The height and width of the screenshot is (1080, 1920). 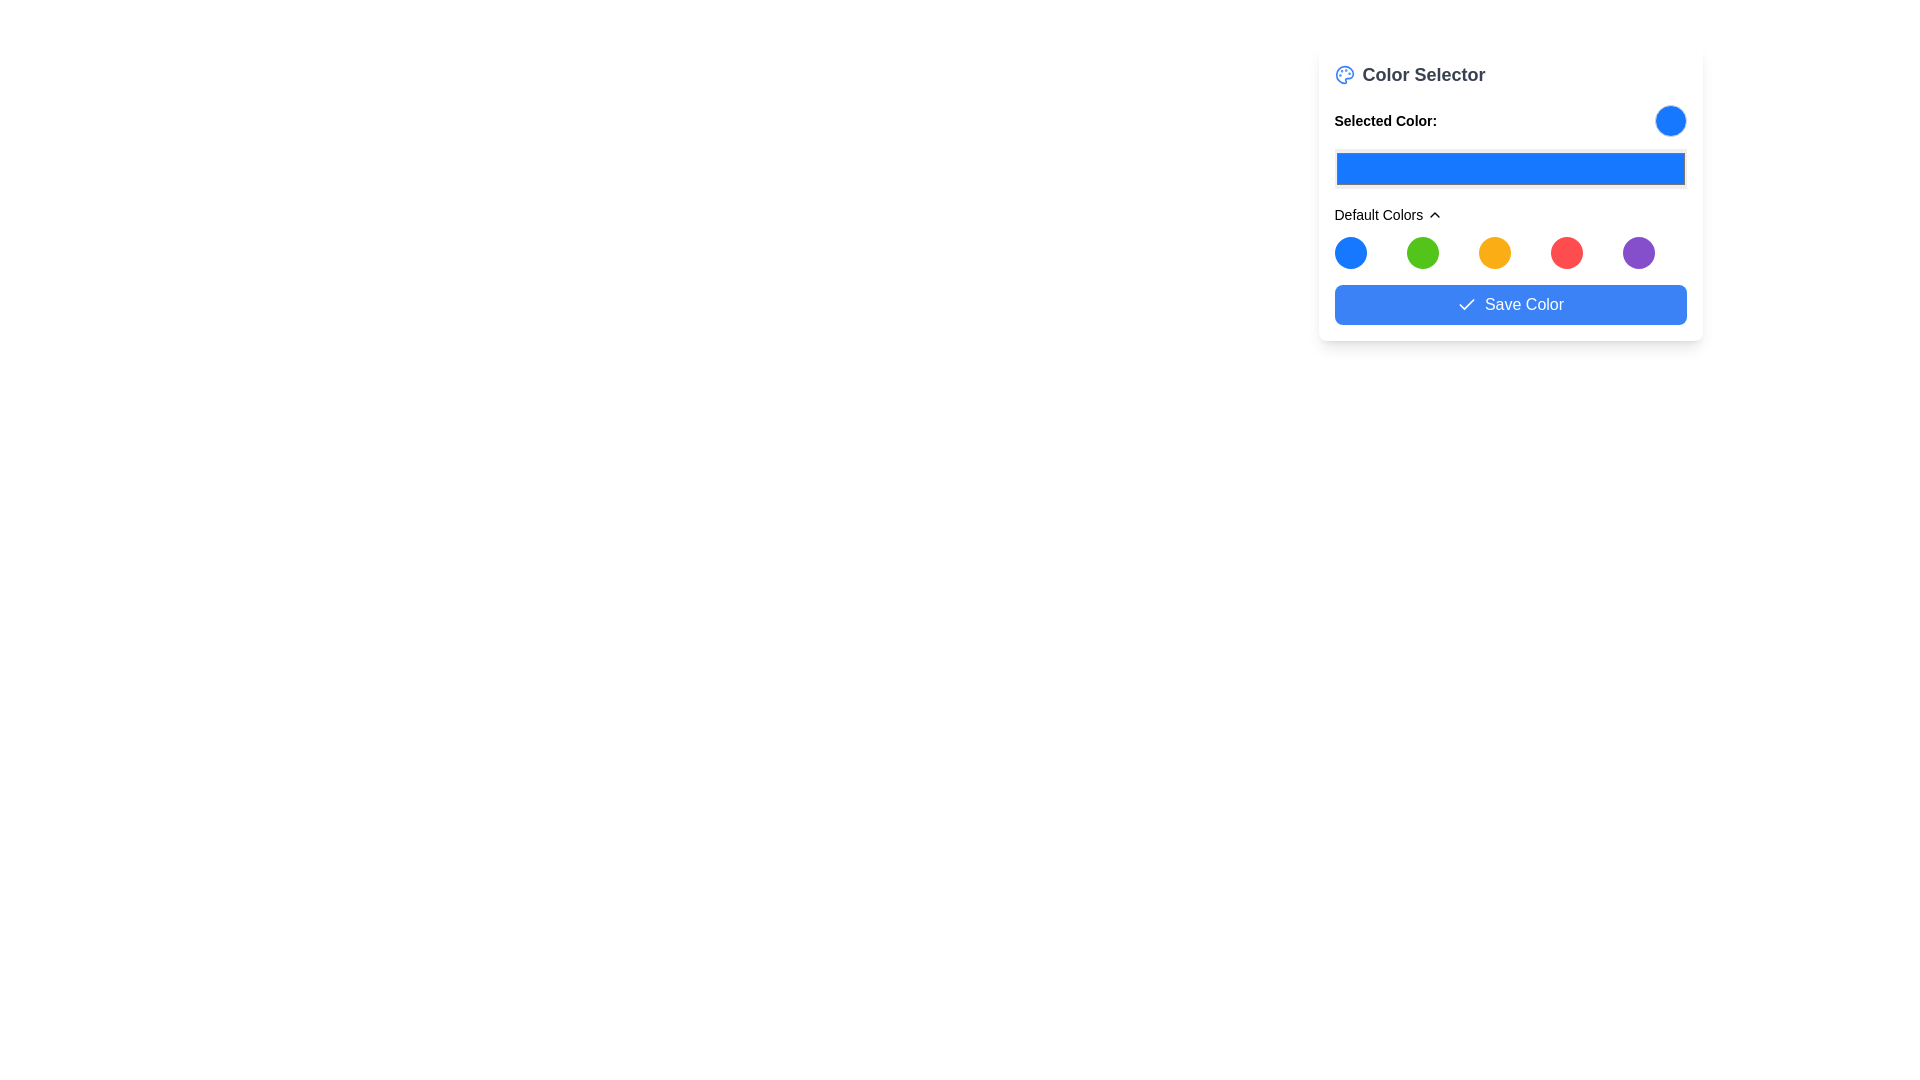 I want to click on the first circular button in the 'Default Colors' section, so click(x=1350, y=252).